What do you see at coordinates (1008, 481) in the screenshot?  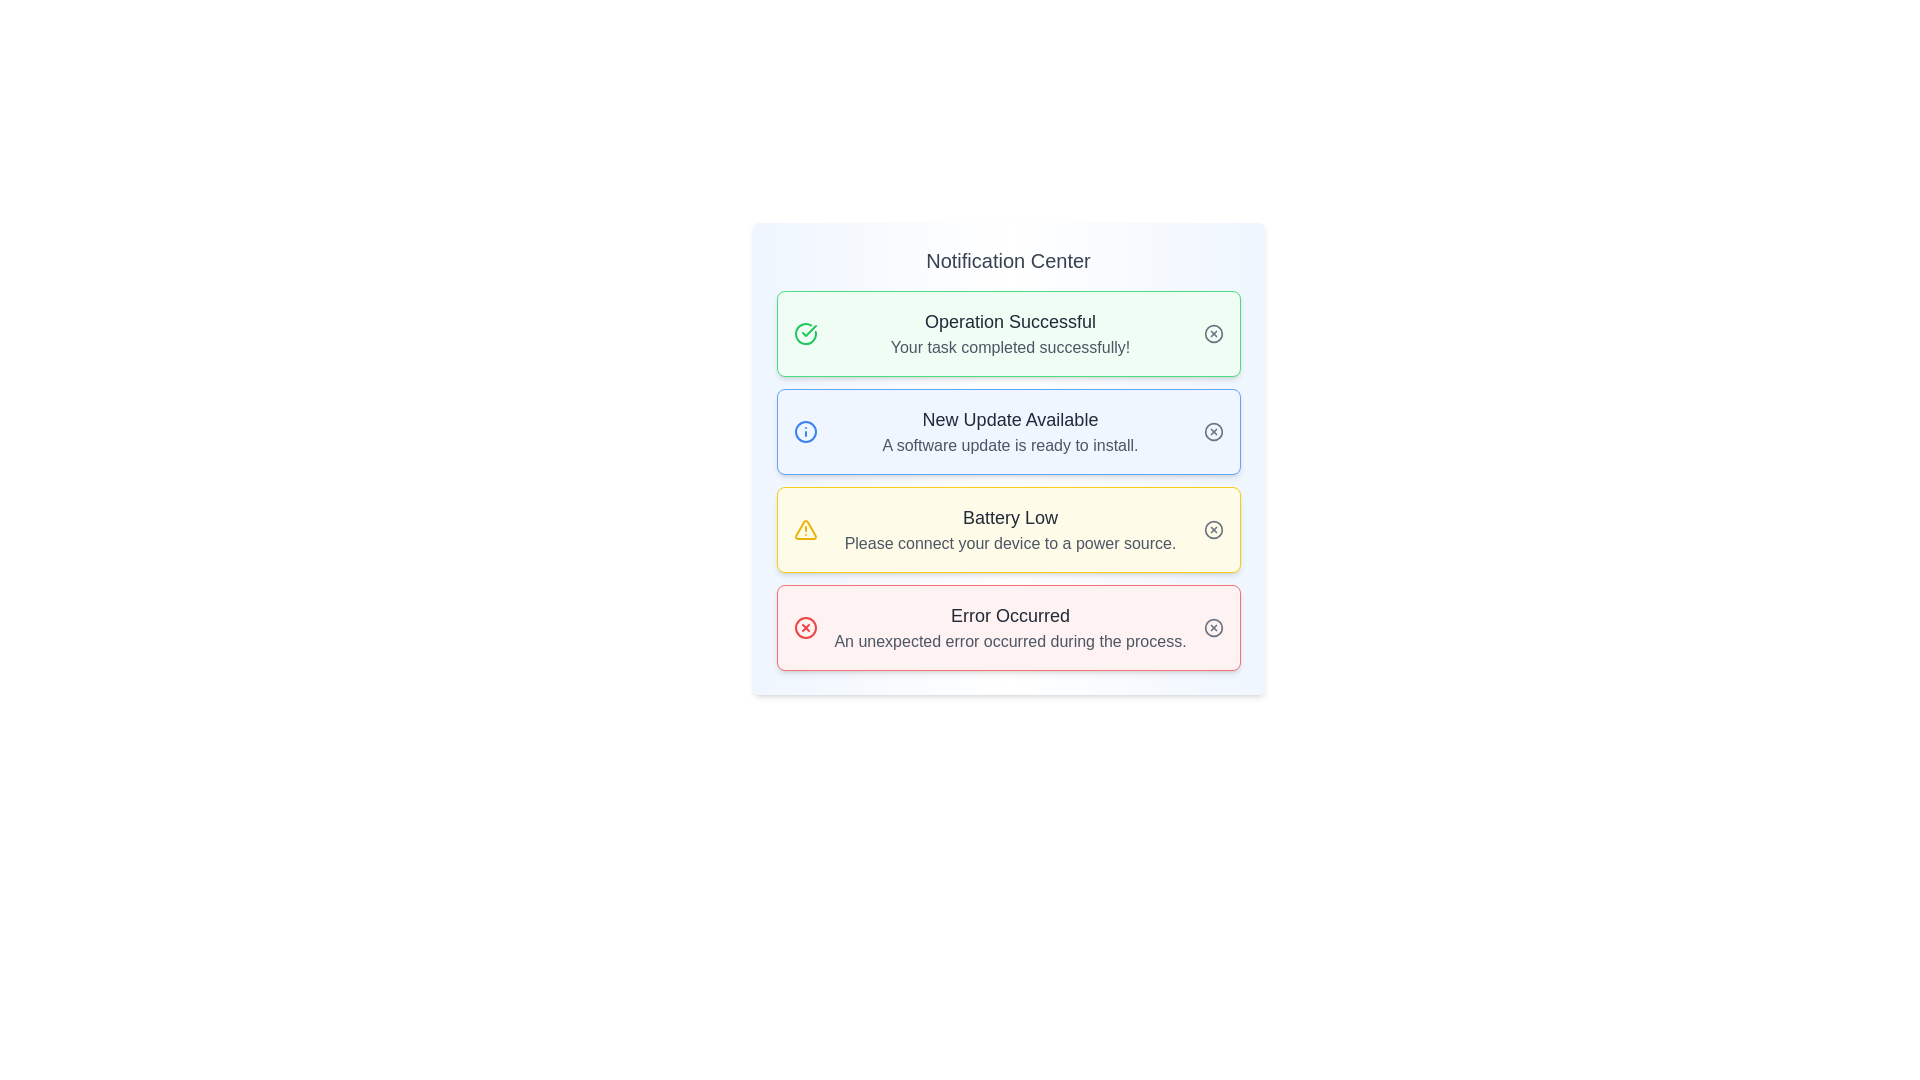 I see `the yellow notification card, which is the third card in the vertically stacked group of notification cards in the Notification Center` at bounding box center [1008, 481].